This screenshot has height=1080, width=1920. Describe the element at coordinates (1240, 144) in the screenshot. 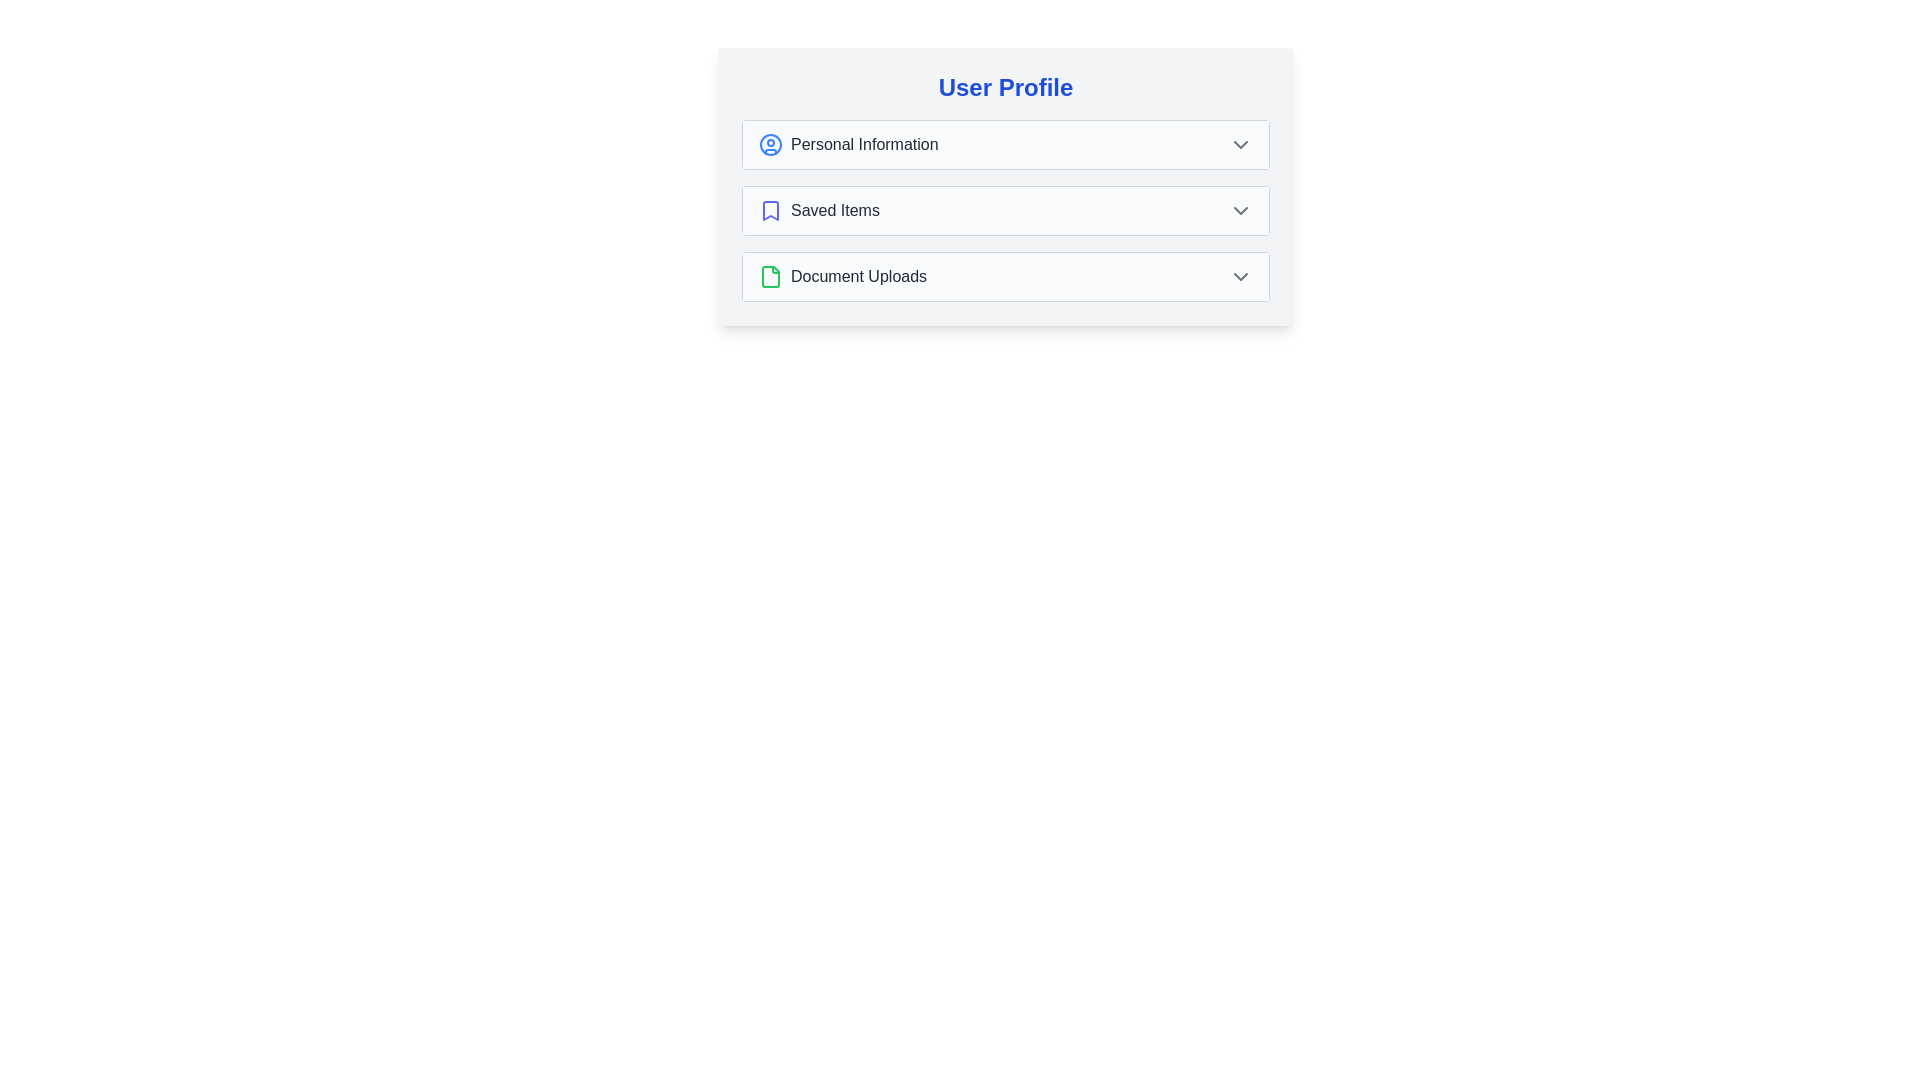

I see `the small, downward-pointing gray outlined arrow icon located on the far-right end of the 'Personal Information' section in the user profile interface` at that location.